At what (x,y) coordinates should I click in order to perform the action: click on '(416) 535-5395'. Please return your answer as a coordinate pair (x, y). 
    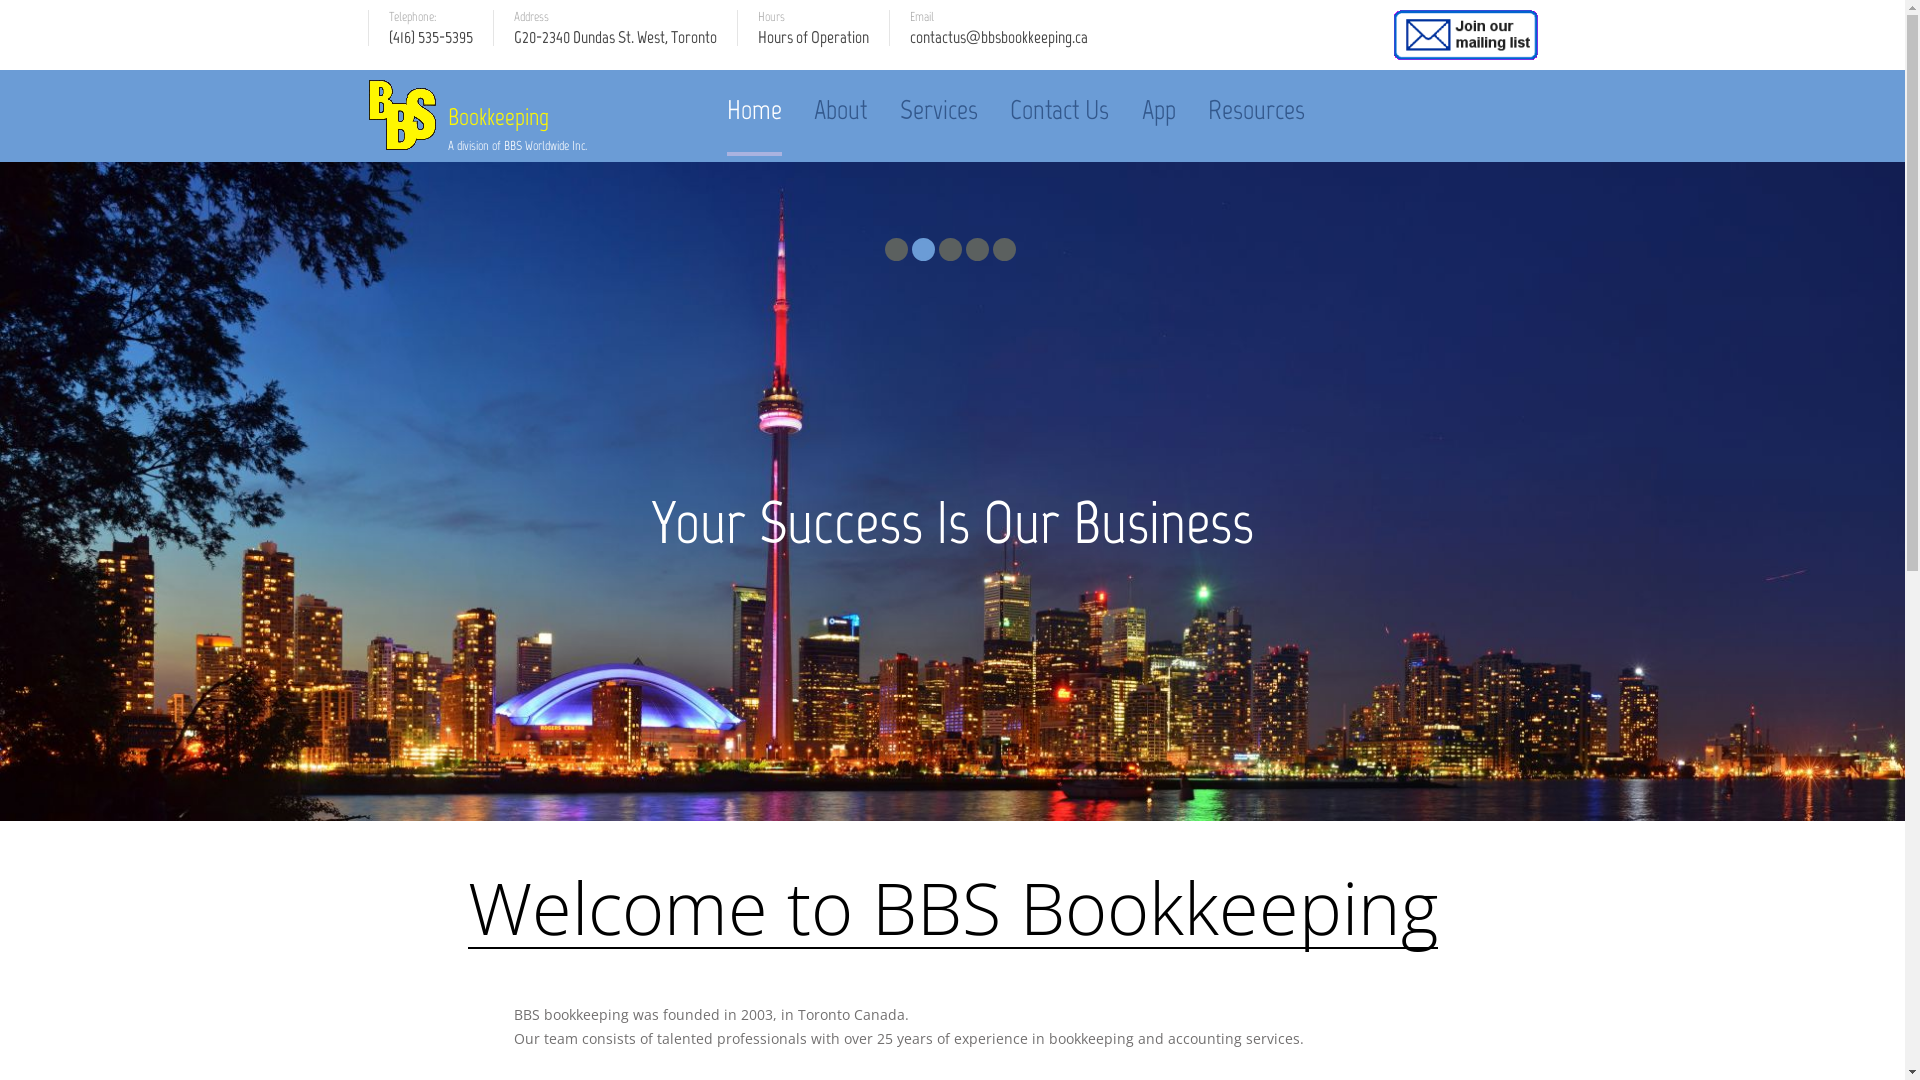
    Looking at the image, I should click on (429, 45).